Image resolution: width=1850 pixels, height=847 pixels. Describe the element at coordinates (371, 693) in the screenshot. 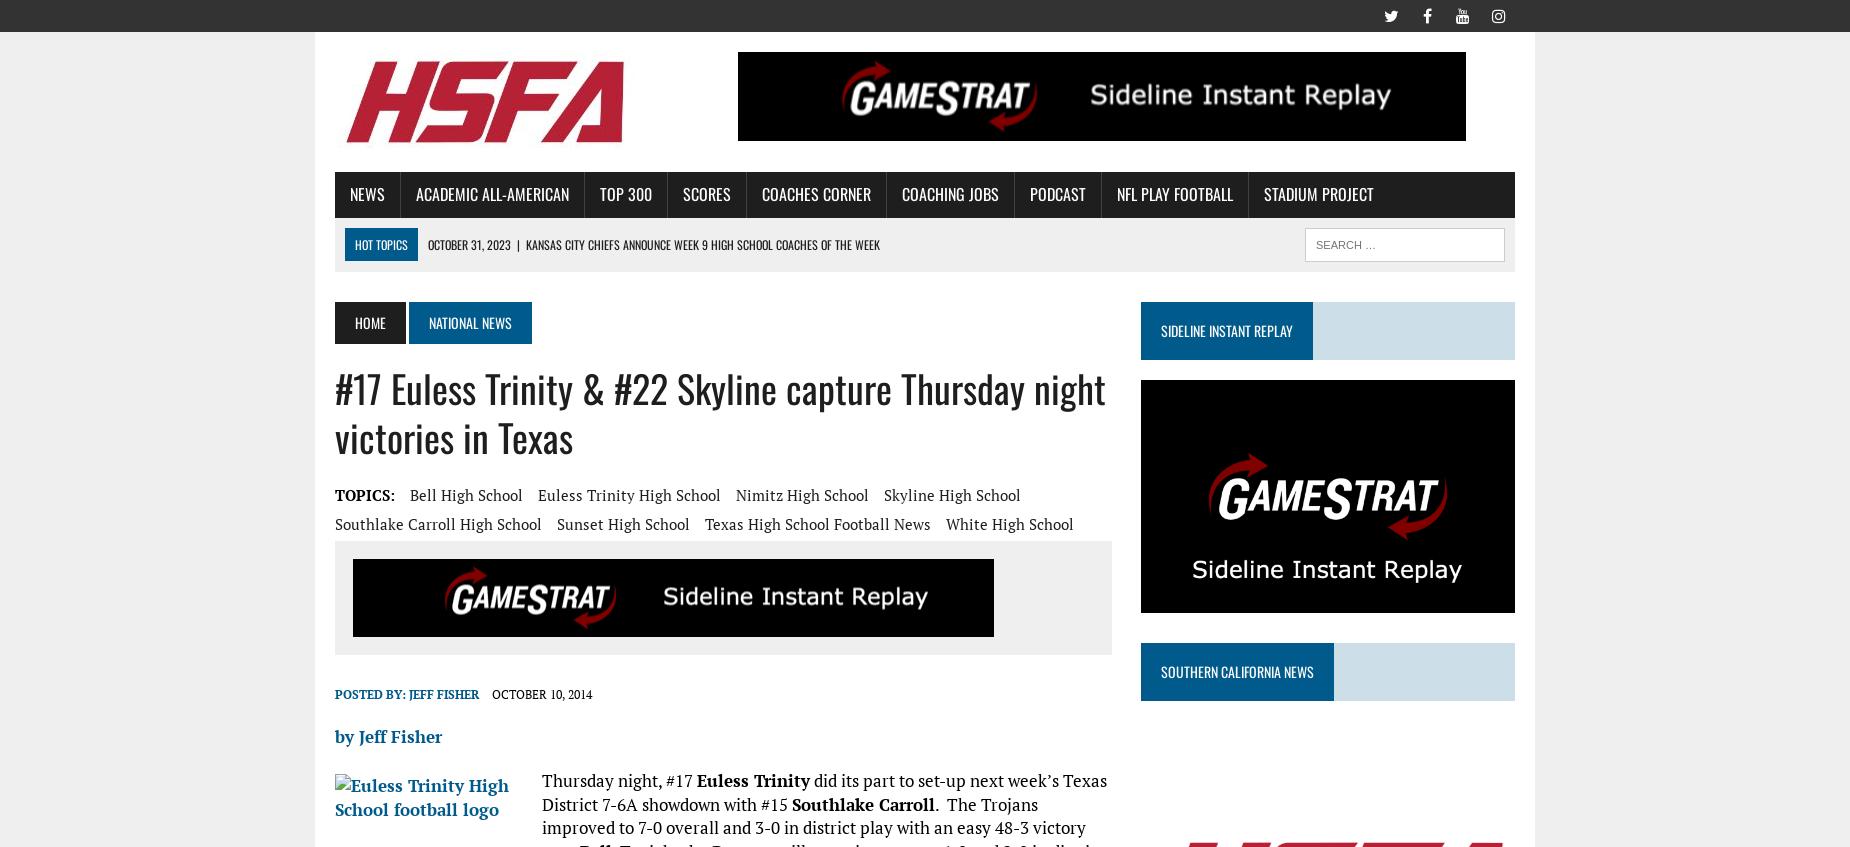

I see `'Posted By:'` at that location.